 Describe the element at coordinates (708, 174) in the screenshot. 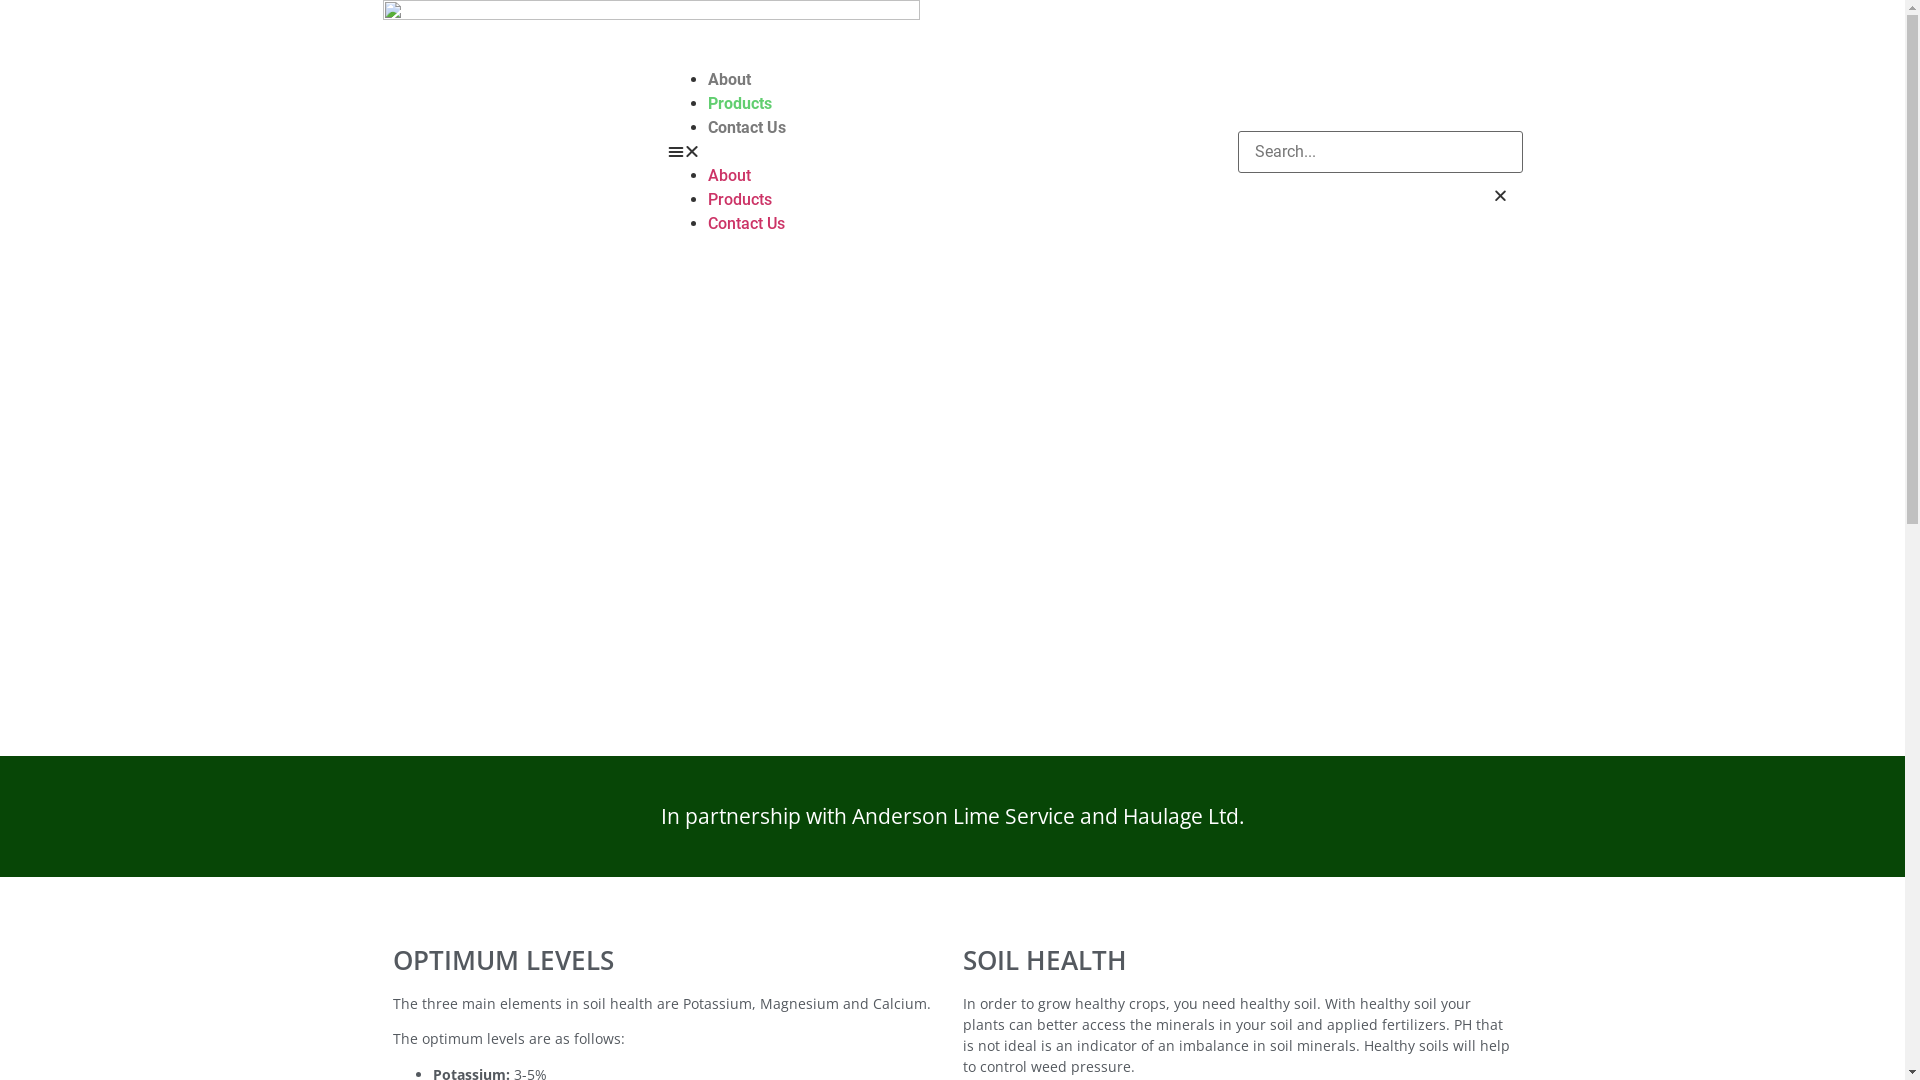

I see `'About'` at that location.